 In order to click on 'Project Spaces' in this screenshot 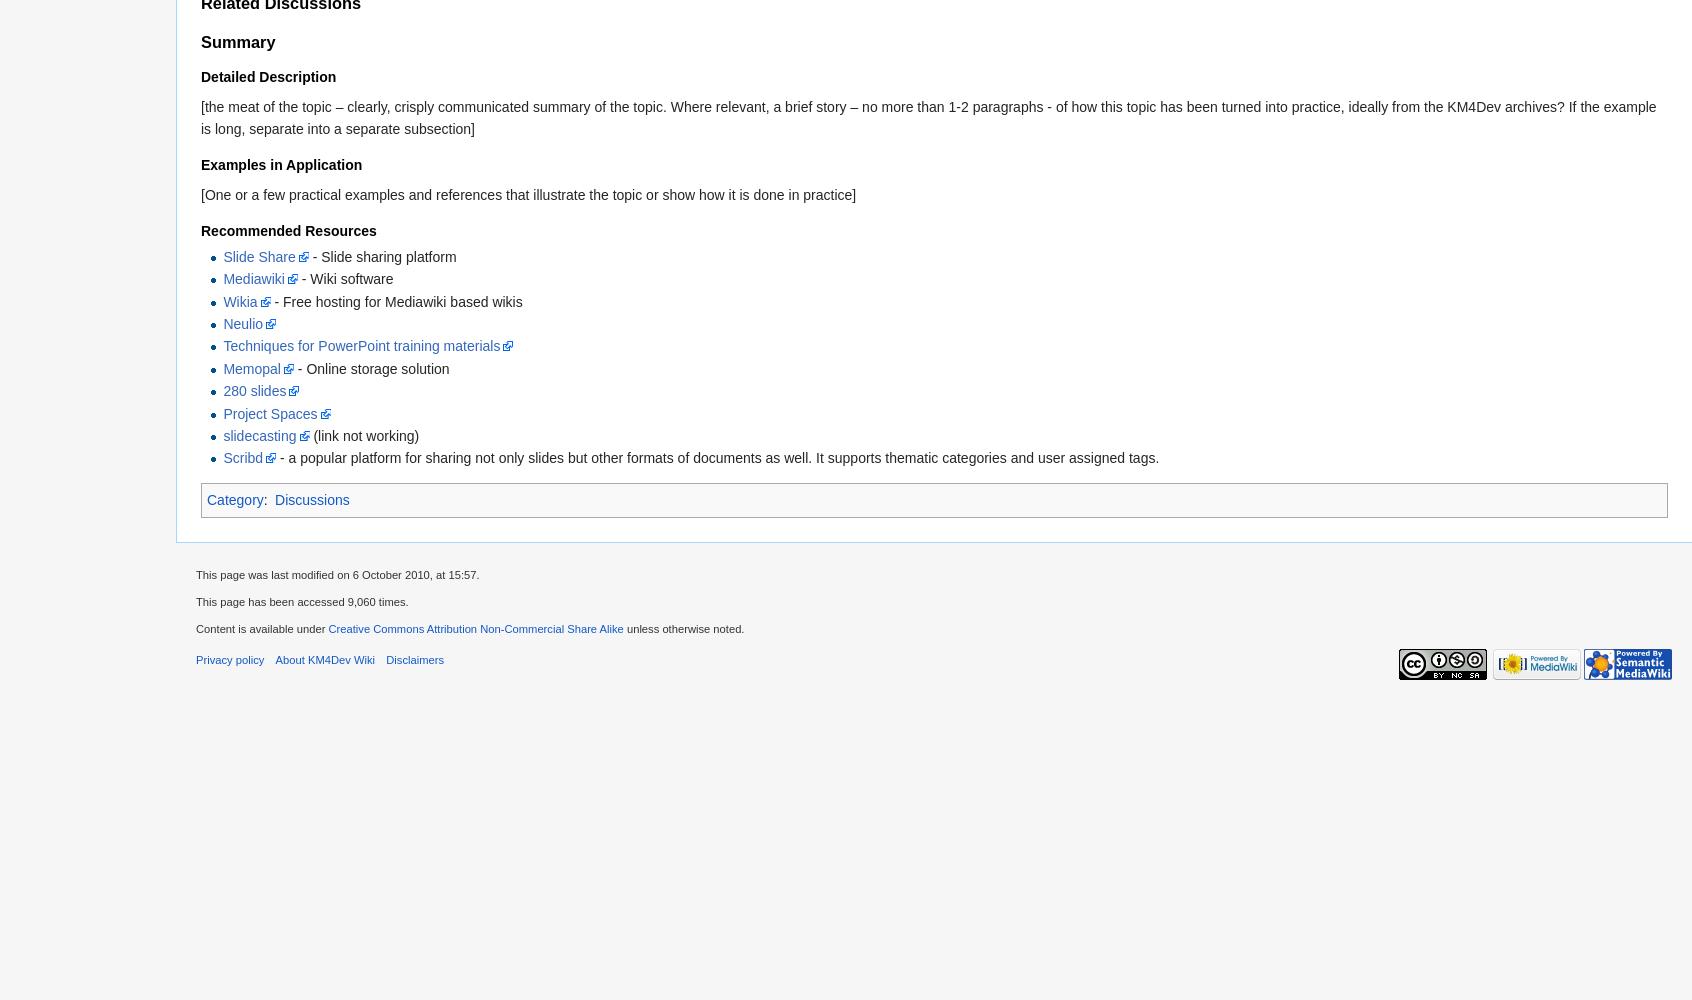, I will do `click(270, 413)`.